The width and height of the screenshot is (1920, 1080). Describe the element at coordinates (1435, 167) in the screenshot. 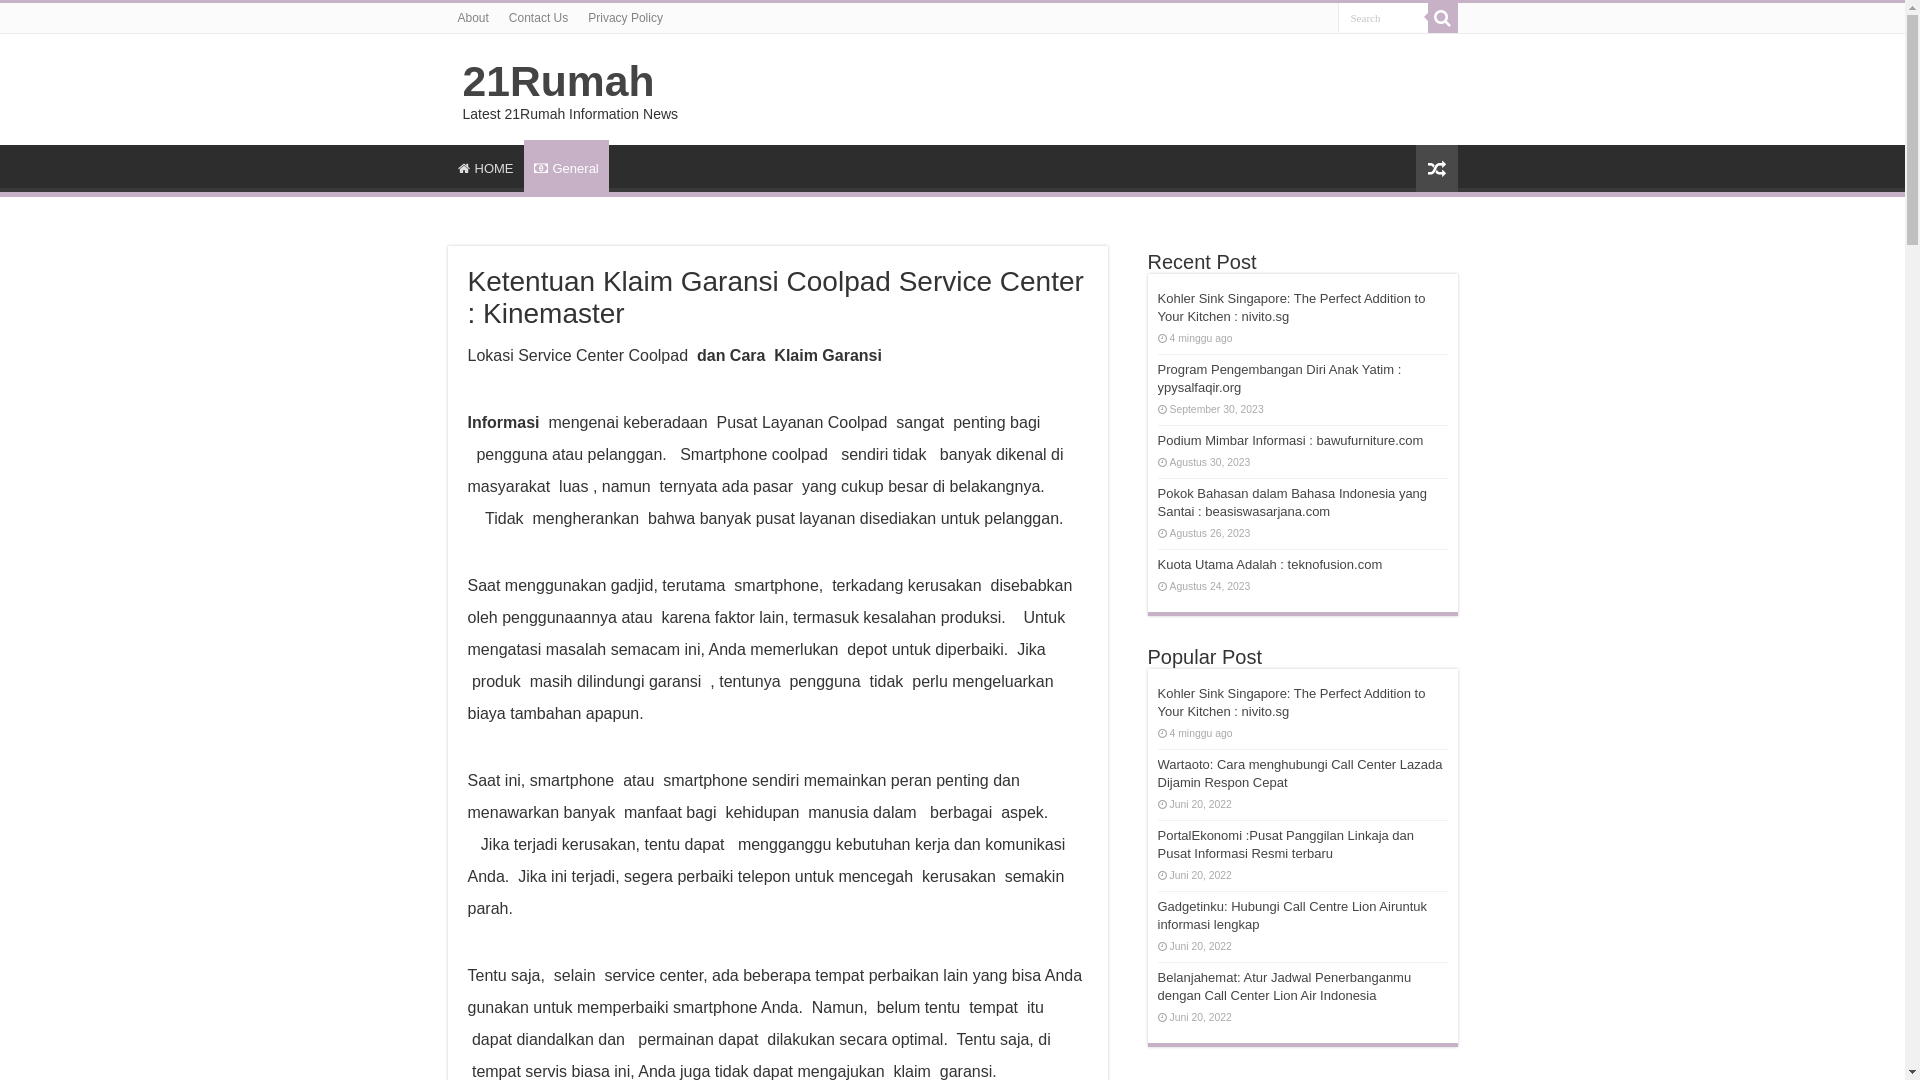

I see `'Random Article'` at that location.